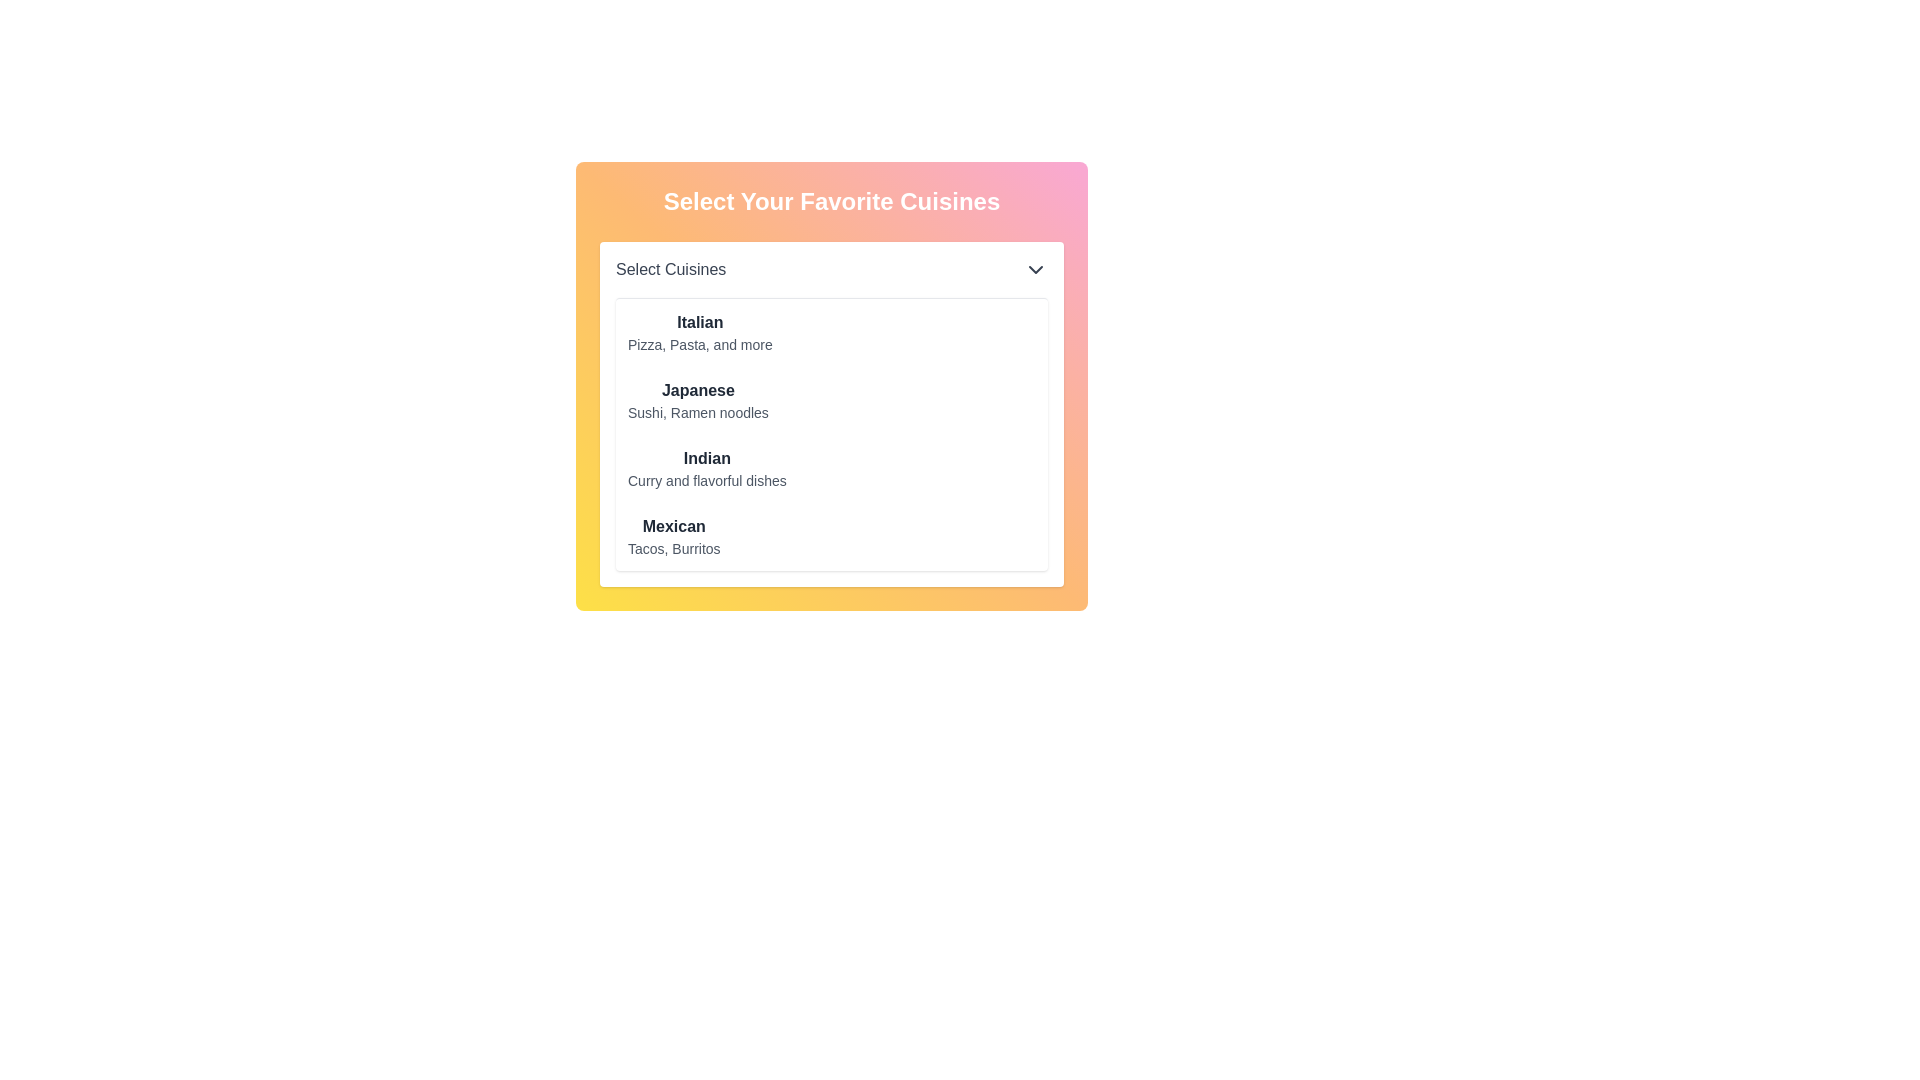 This screenshot has height=1080, width=1920. What do you see at coordinates (707, 481) in the screenshot?
I see `the text label that provides descriptive information about 'Indian' cuisine, located directly below the 'Indian' label in a vertically stacked format` at bounding box center [707, 481].